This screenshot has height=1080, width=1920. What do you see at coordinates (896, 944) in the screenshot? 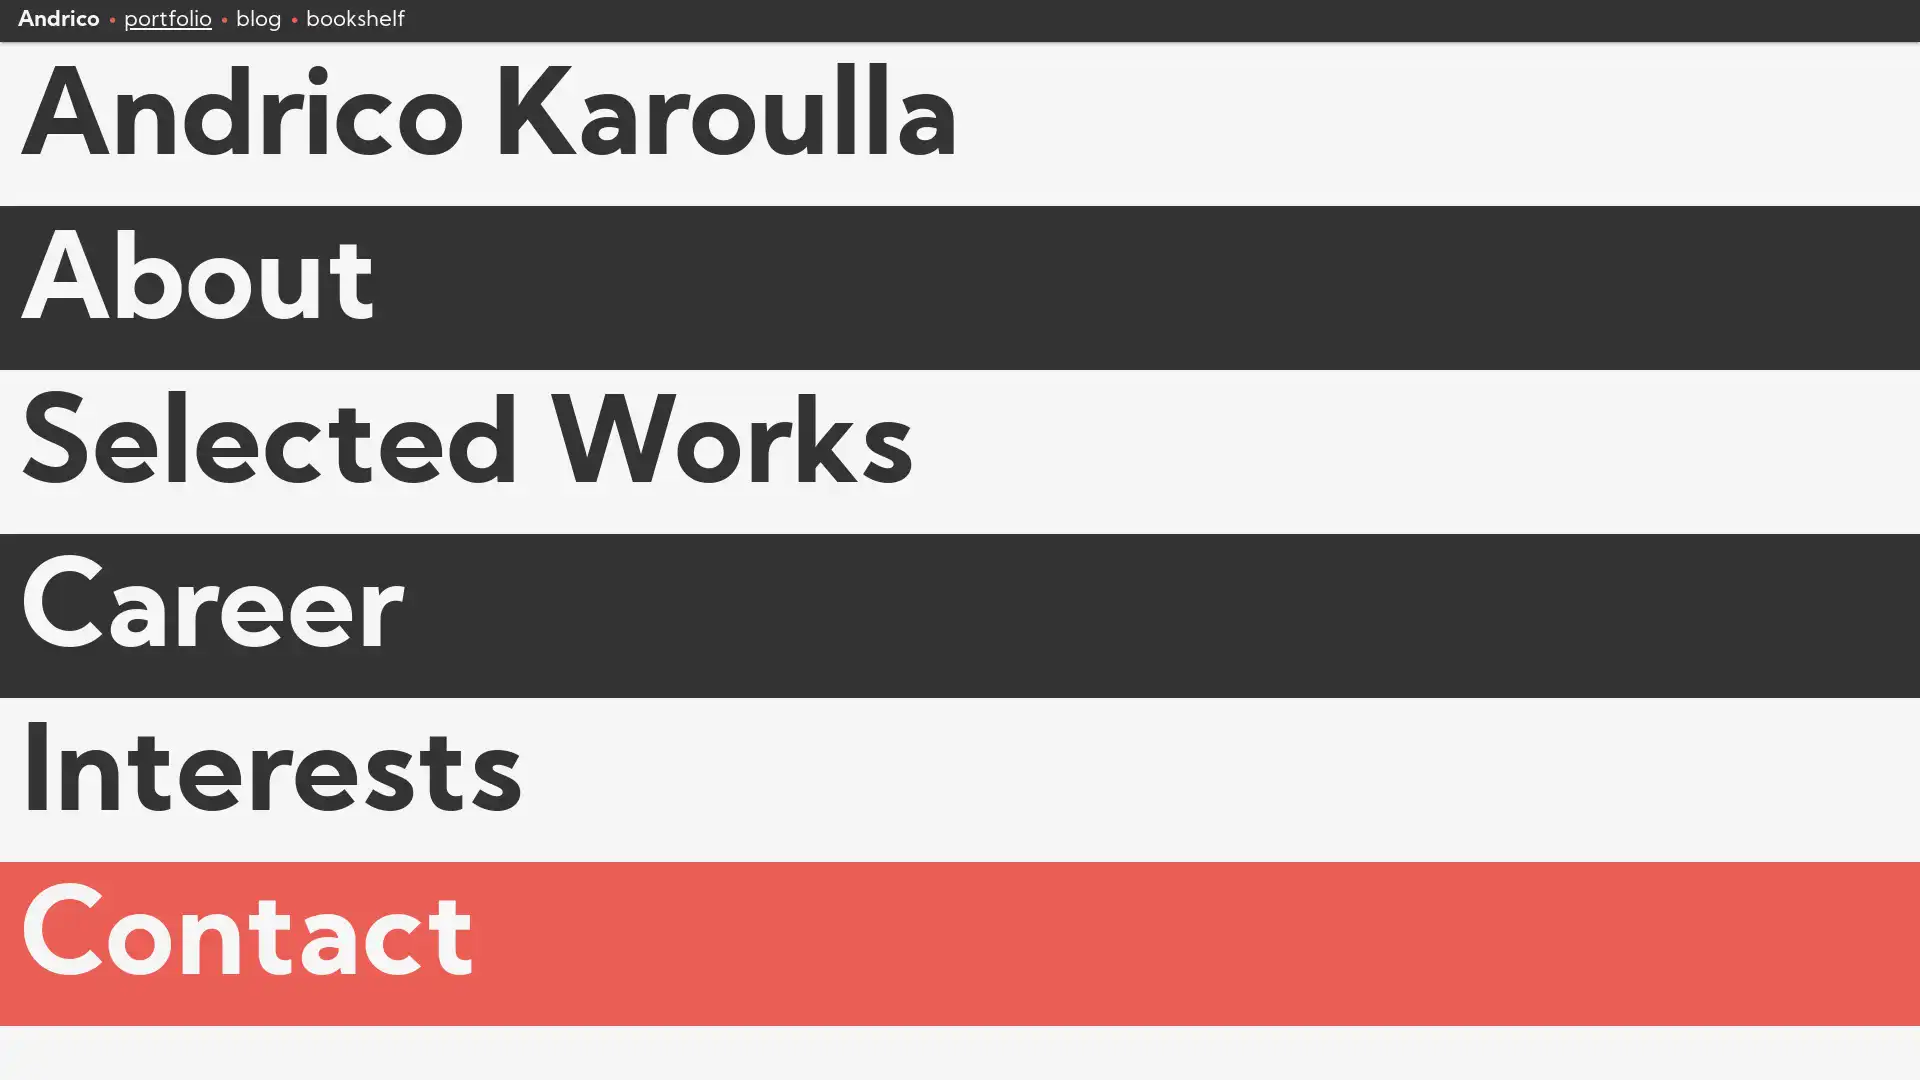
I see `Contact` at bounding box center [896, 944].